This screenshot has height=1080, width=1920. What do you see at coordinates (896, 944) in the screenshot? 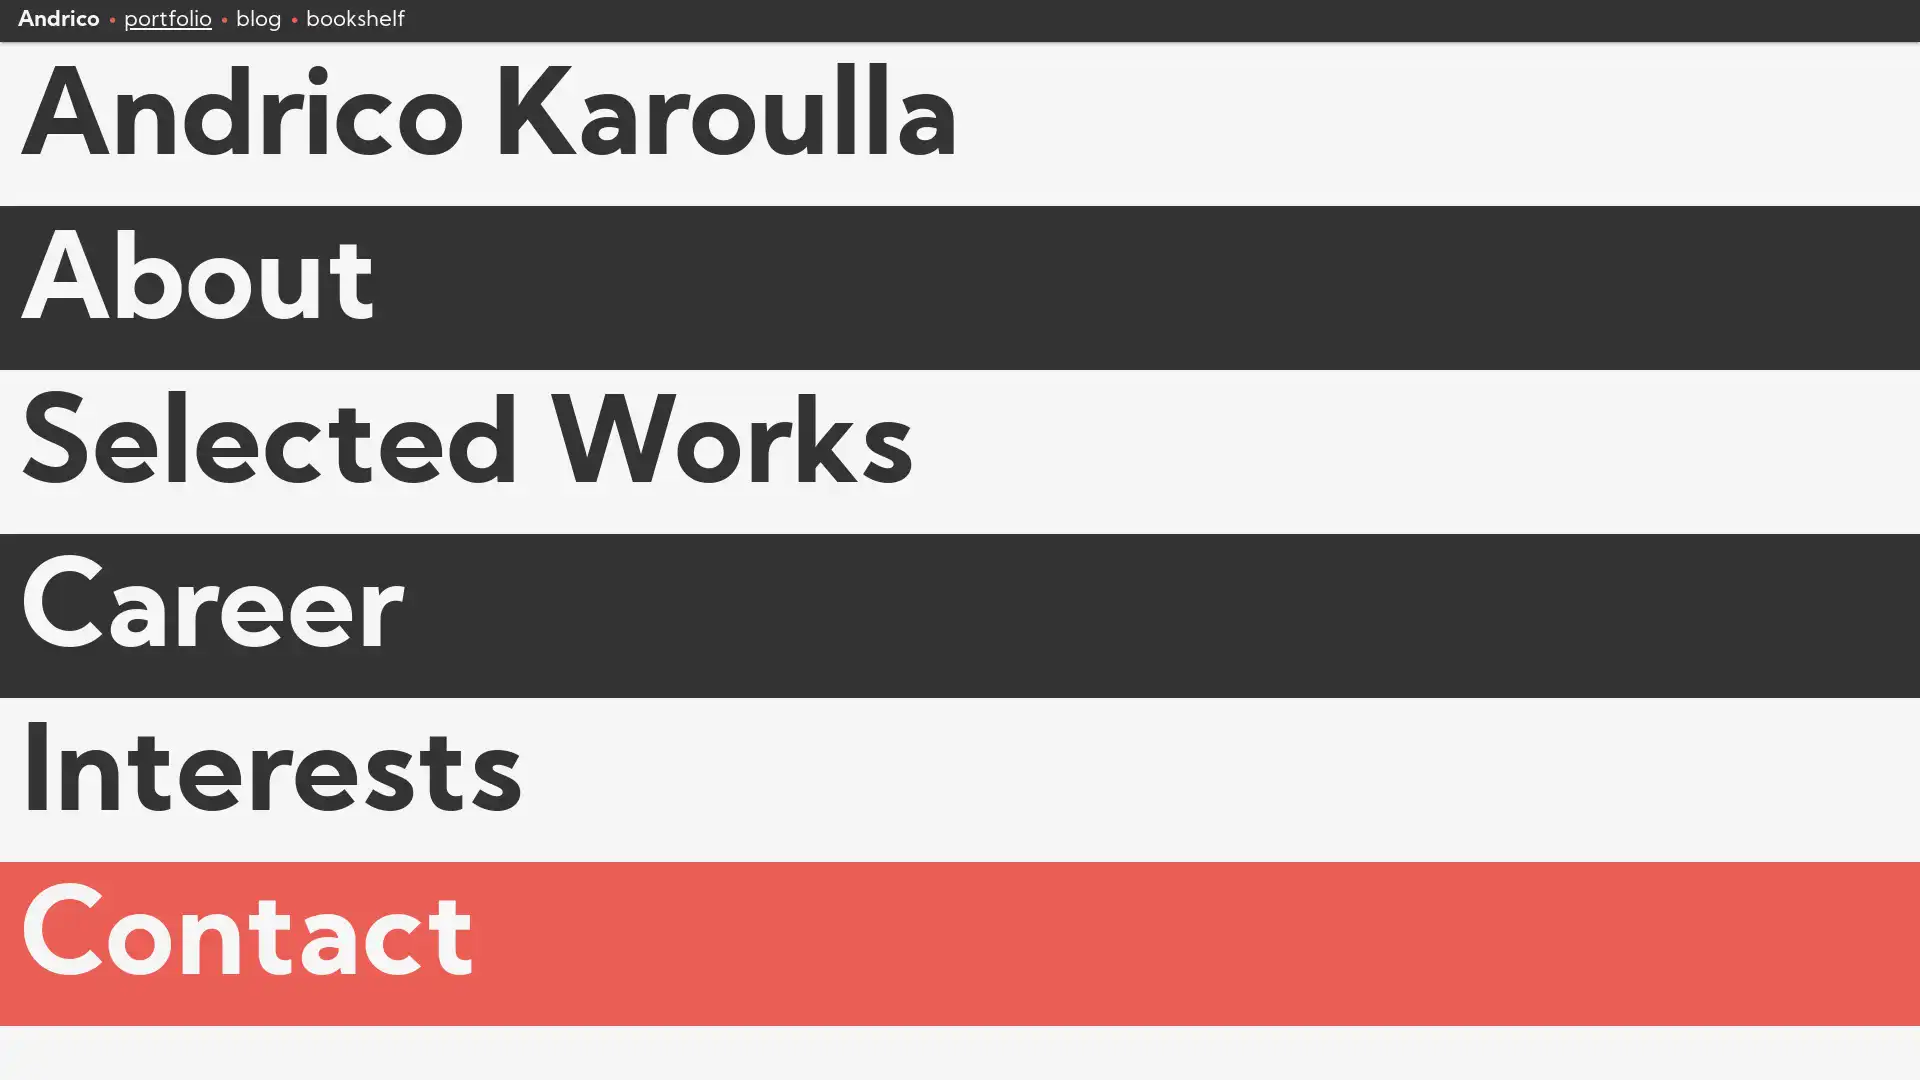
I see `Contact` at bounding box center [896, 944].